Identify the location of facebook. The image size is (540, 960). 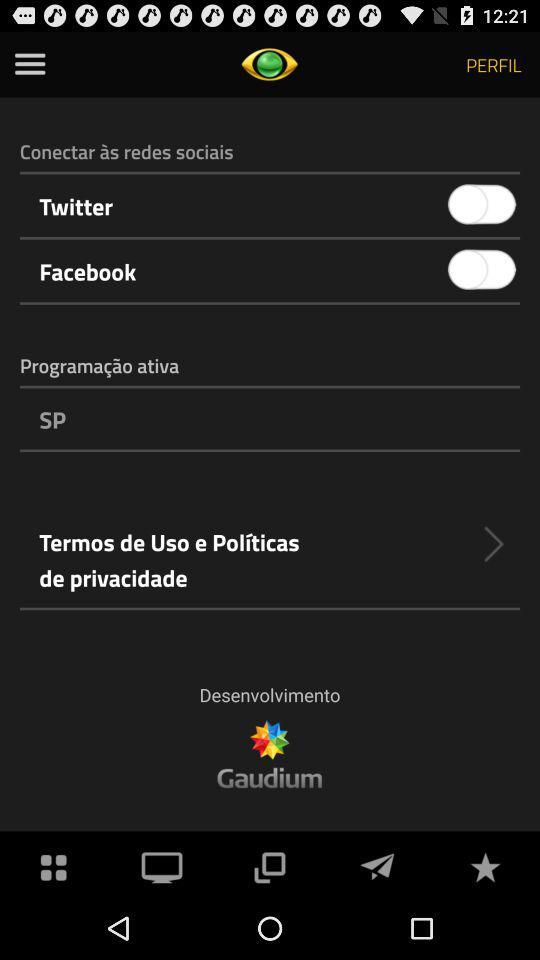
(481, 269).